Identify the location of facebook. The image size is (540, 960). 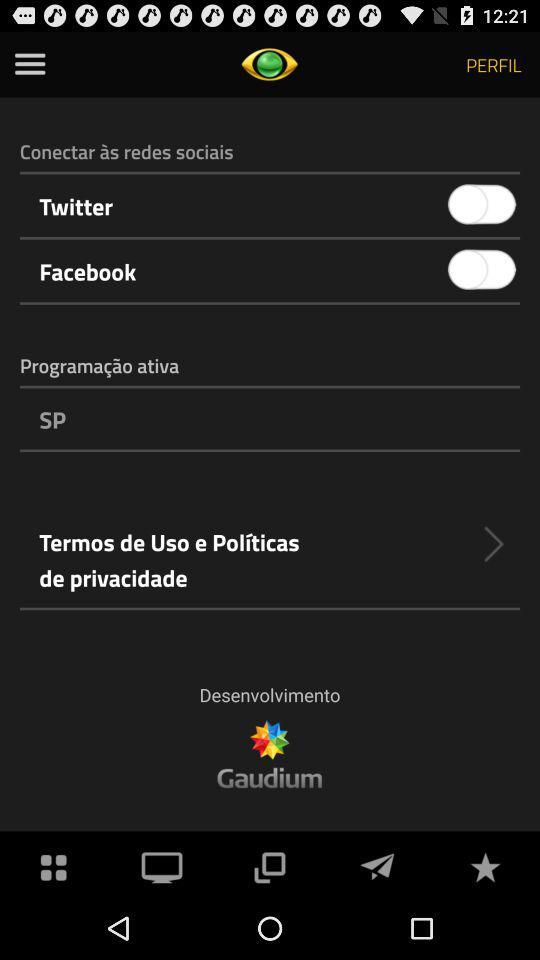
(481, 269).